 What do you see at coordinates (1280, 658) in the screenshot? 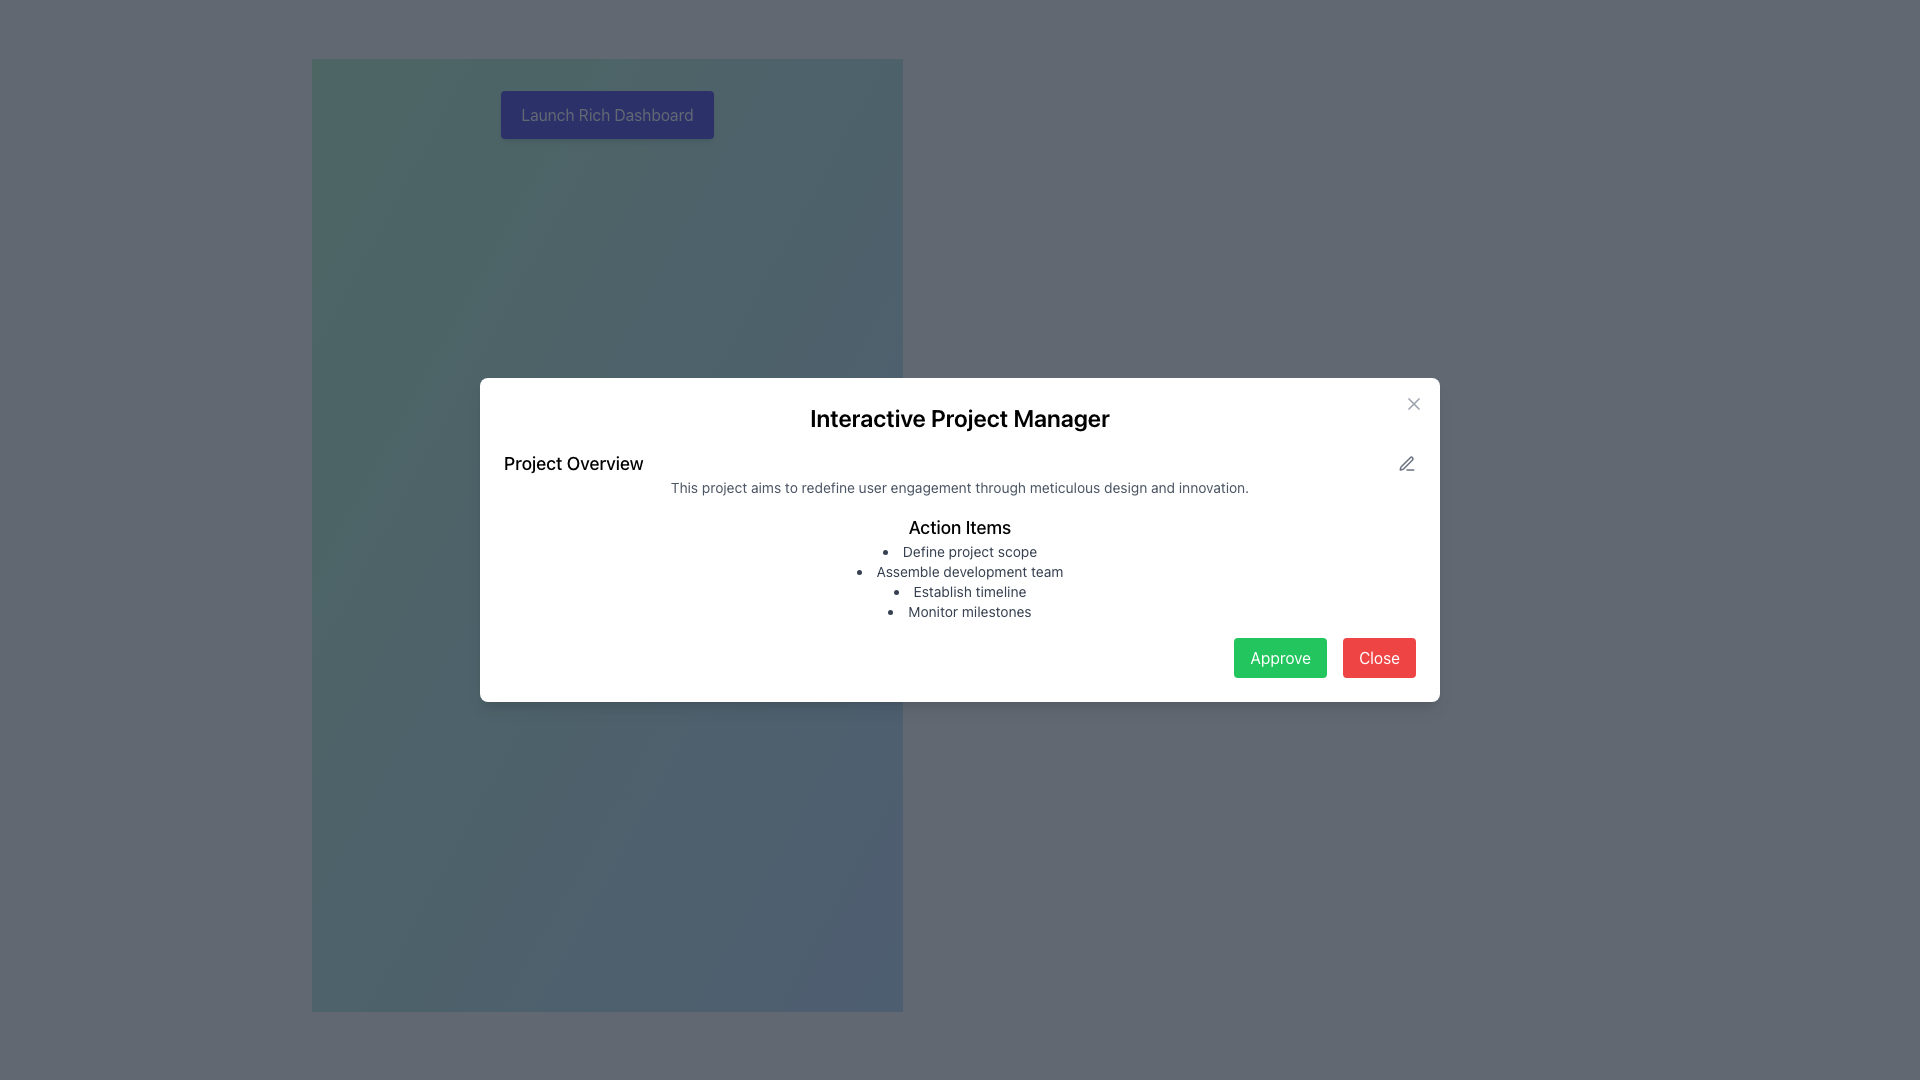
I see `the 'Approve' button, which is a rectangular button with white text on a green background, located on the right side of the modal dialog near the bottom` at bounding box center [1280, 658].